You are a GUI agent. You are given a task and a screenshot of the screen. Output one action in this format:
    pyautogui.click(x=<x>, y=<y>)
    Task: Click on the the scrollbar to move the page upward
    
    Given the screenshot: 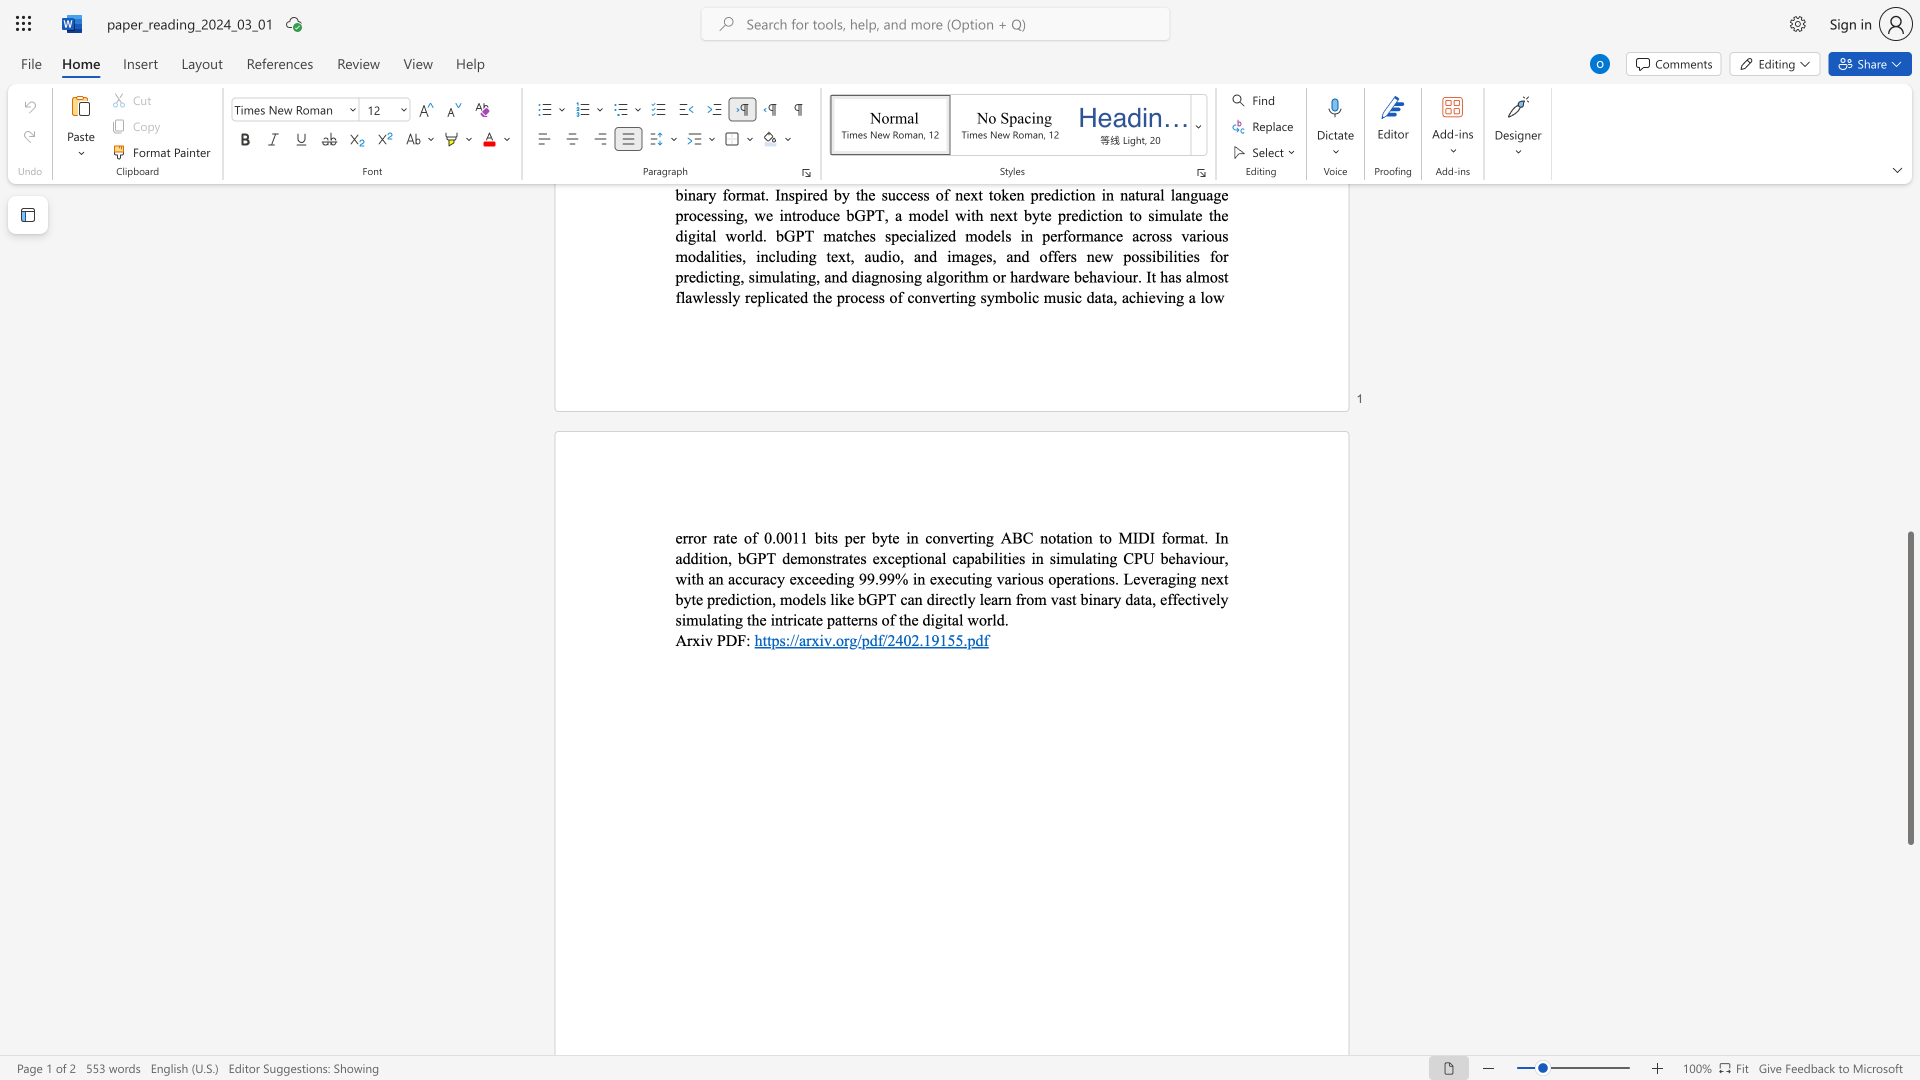 What is the action you would take?
    pyautogui.click(x=1909, y=499)
    